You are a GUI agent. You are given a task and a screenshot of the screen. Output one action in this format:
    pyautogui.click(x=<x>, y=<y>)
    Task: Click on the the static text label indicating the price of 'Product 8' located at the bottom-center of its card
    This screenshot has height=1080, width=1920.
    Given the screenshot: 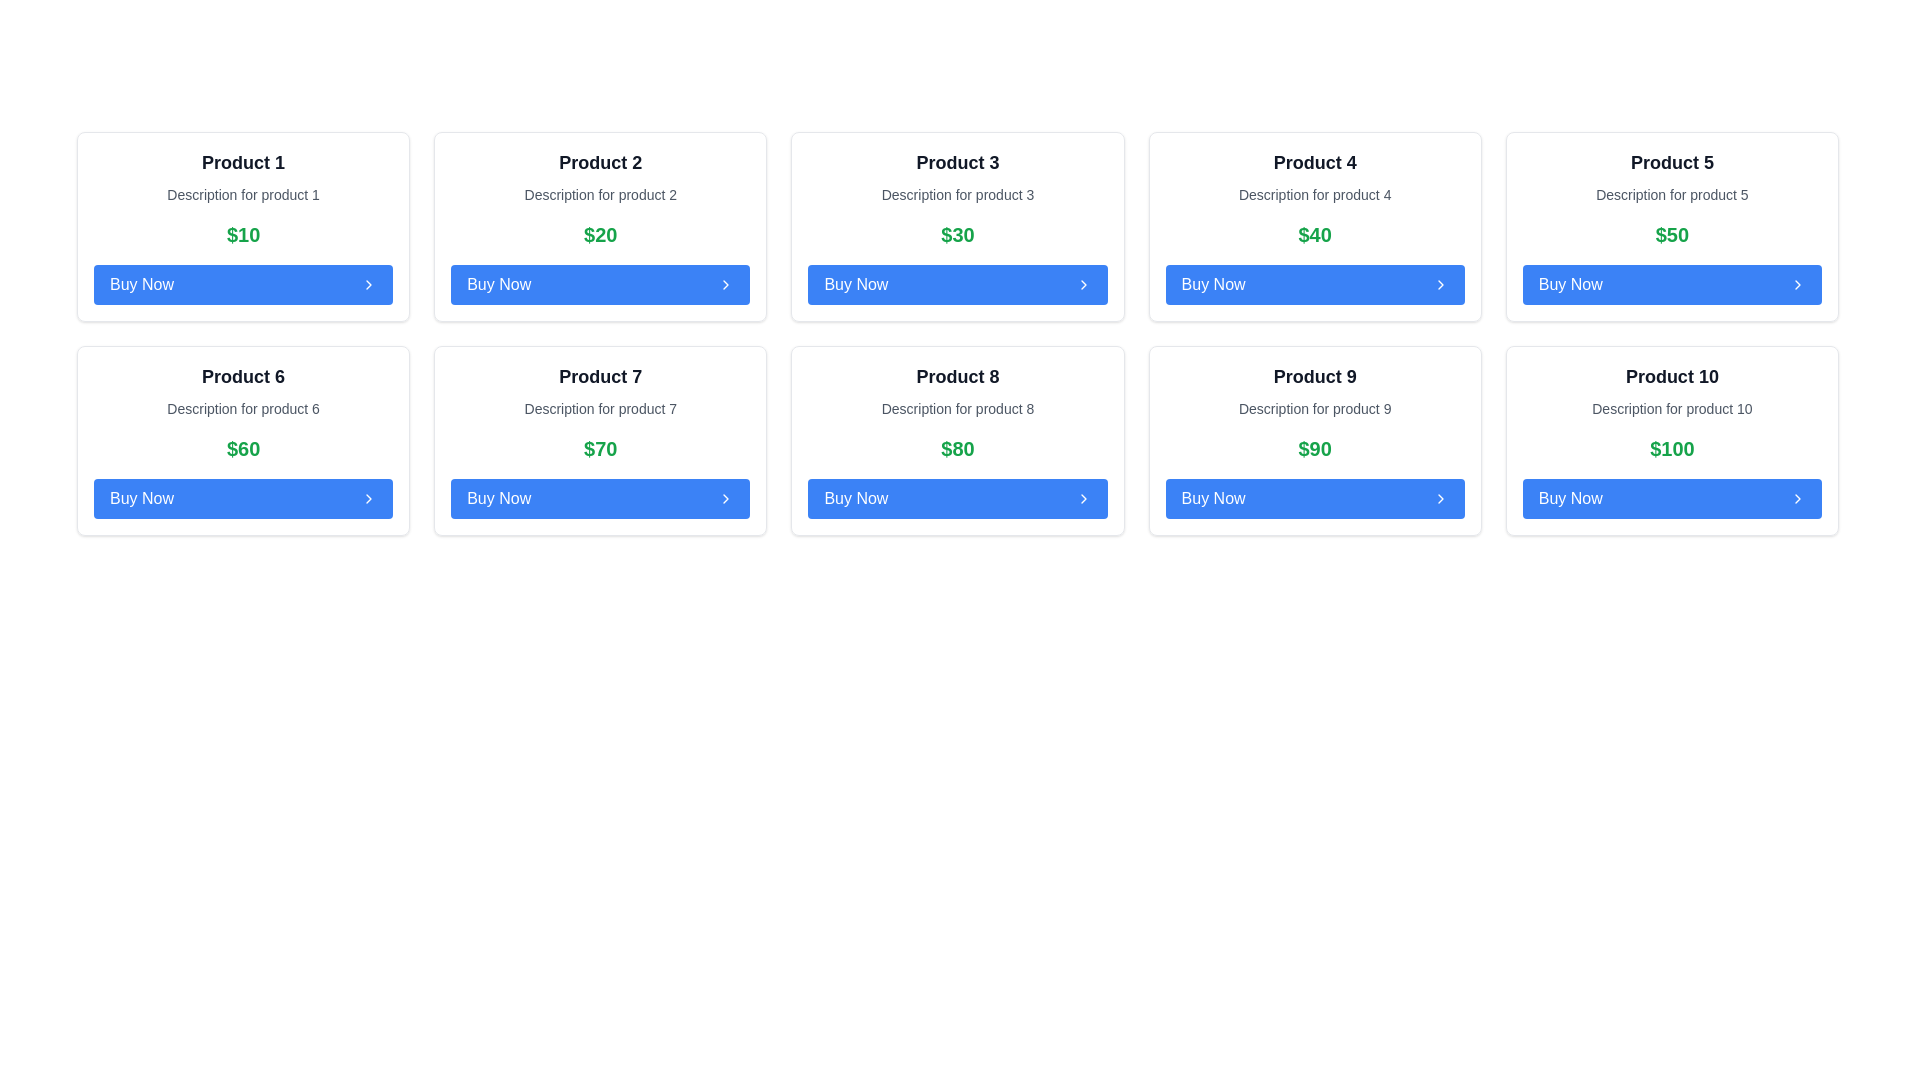 What is the action you would take?
    pyautogui.click(x=957, y=447)
    